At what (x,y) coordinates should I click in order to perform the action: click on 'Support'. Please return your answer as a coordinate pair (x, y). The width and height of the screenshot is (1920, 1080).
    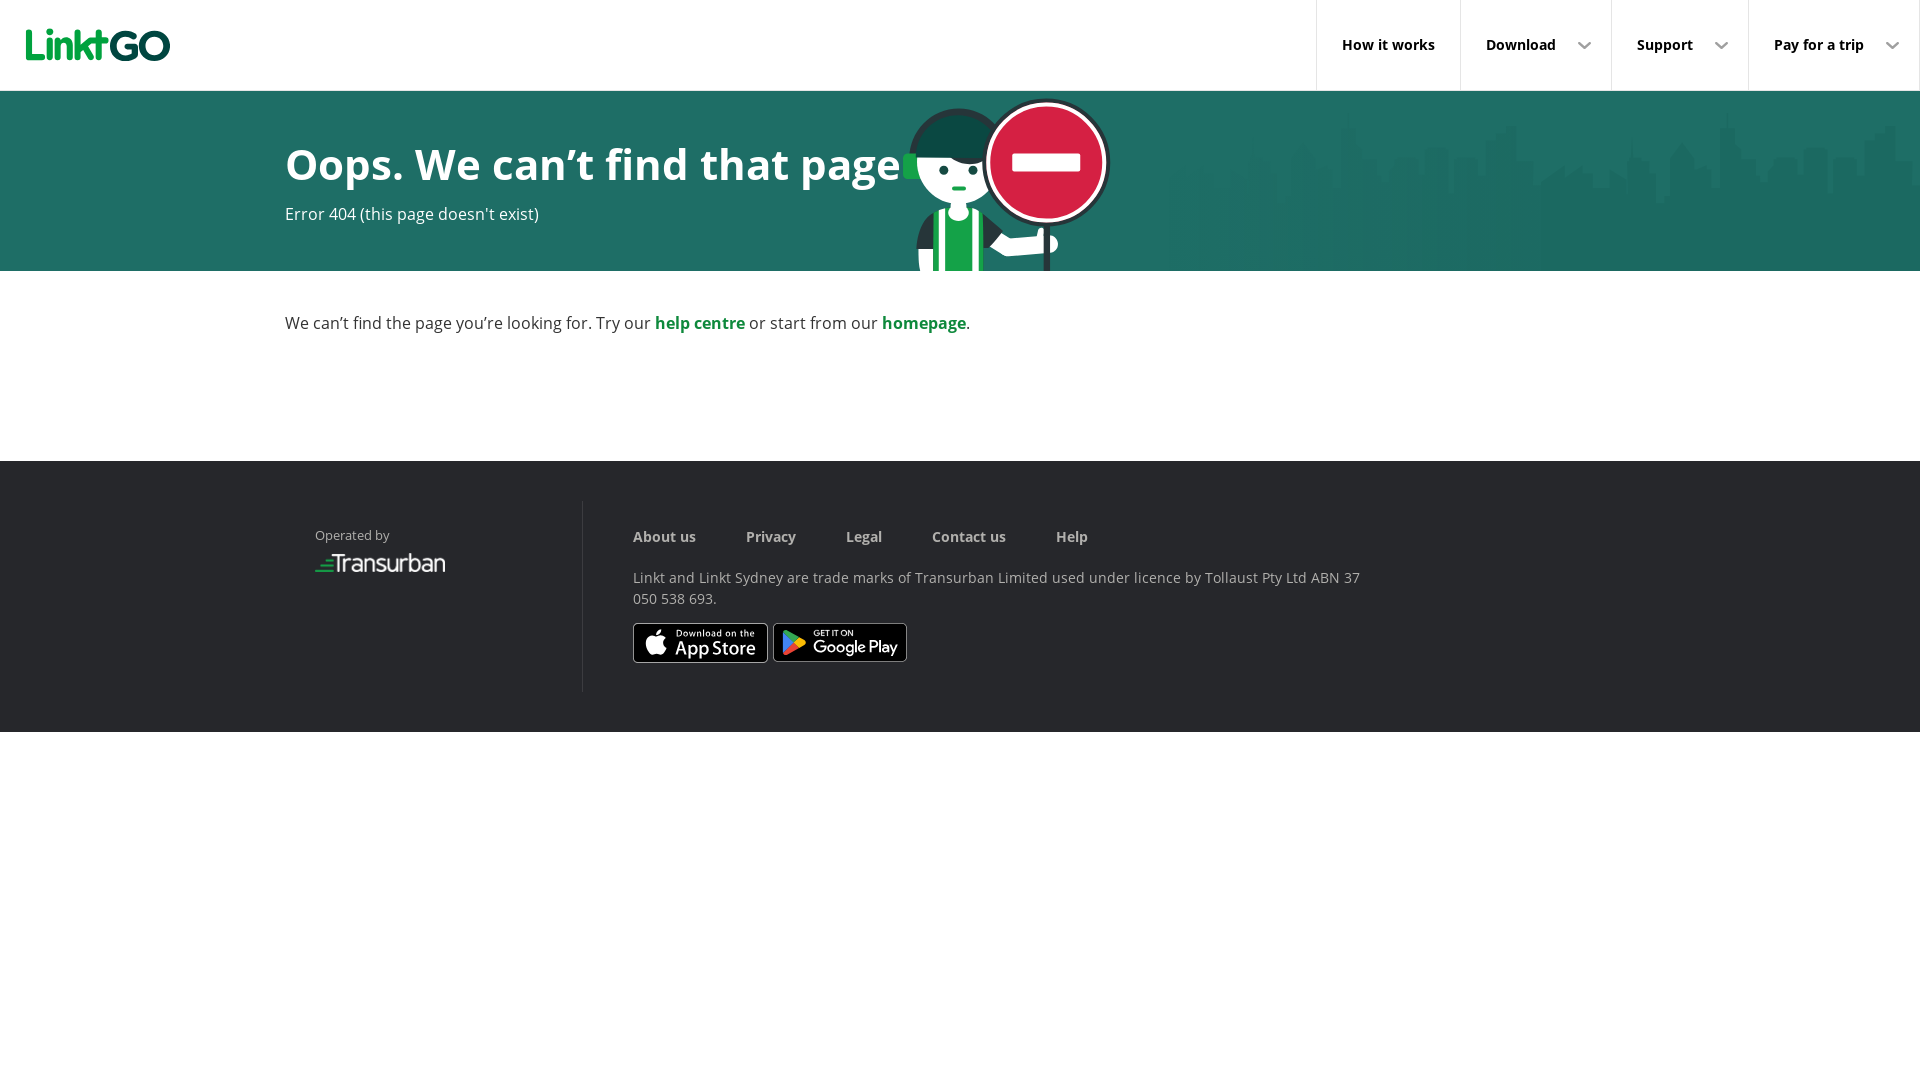
    Looking at the image, I should click on (1612, 45).